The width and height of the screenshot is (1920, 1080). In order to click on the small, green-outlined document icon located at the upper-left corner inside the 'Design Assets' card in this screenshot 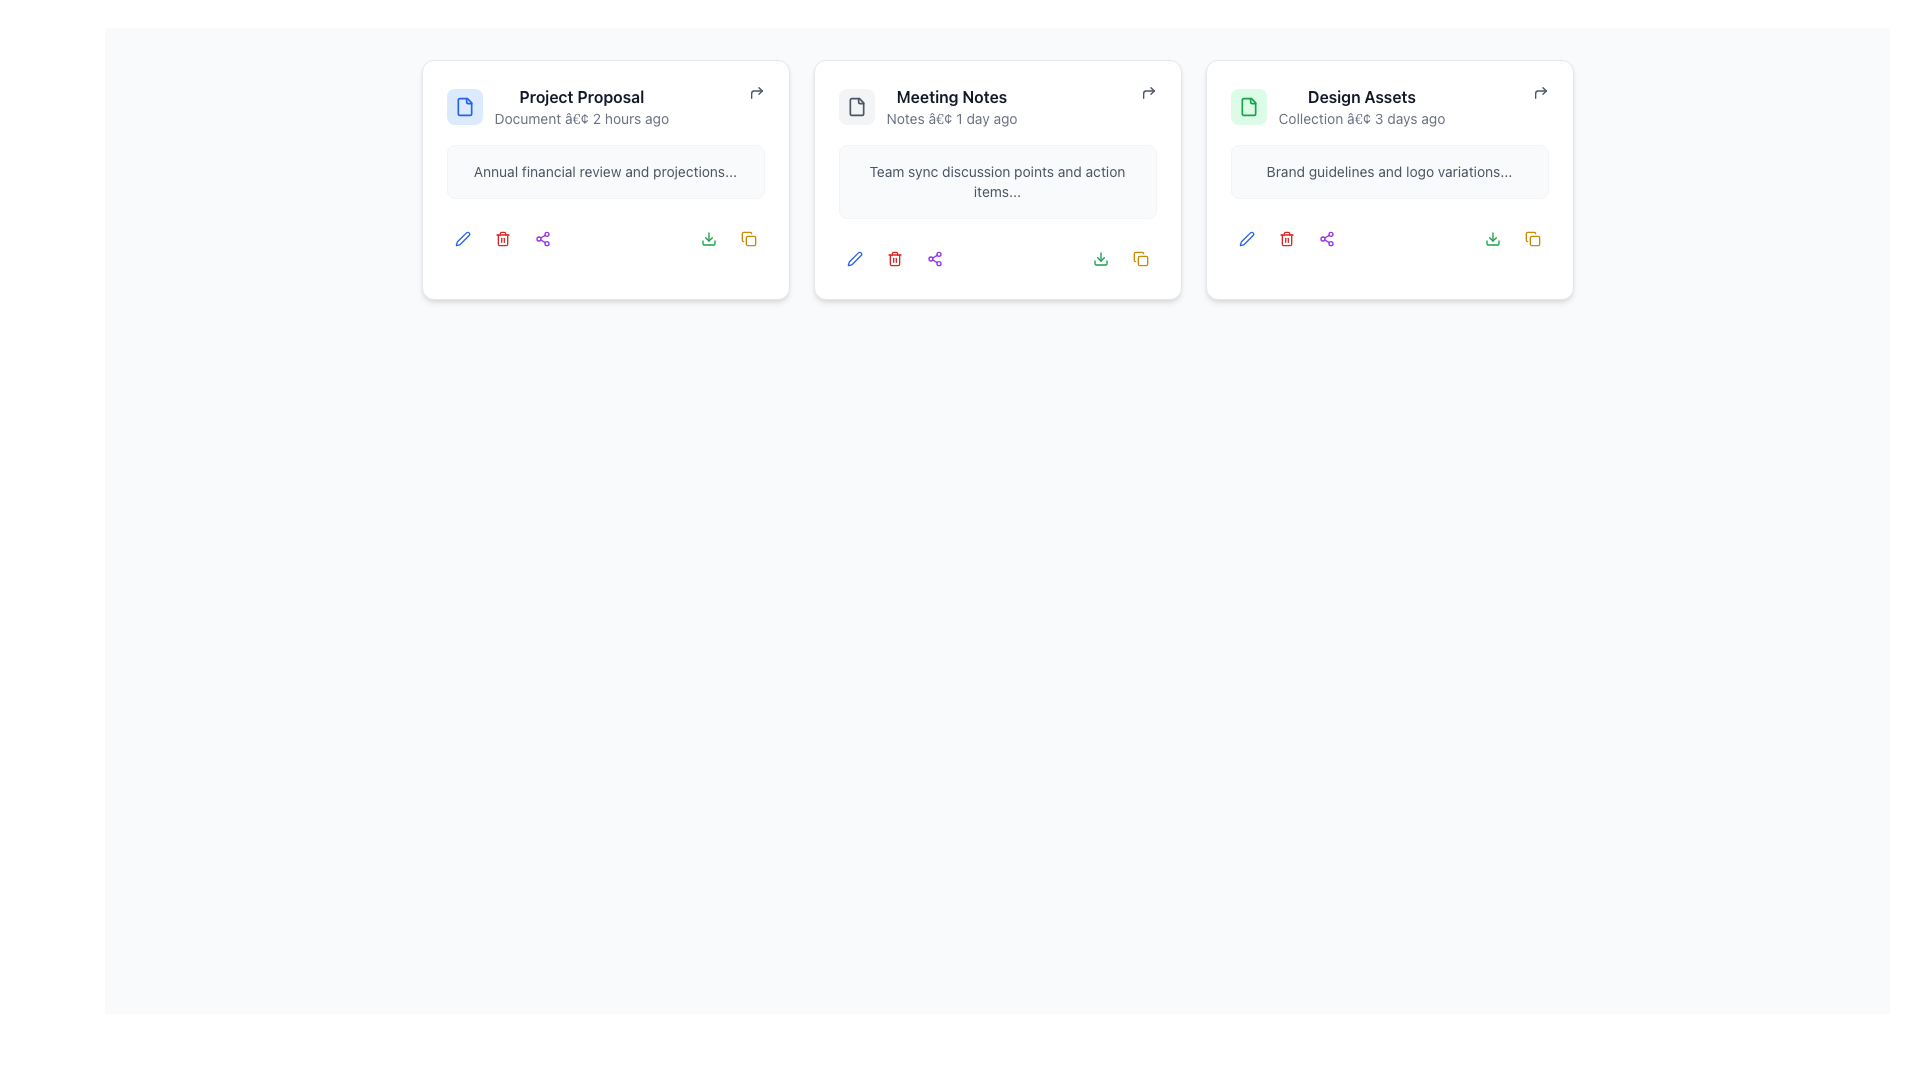, I will do `click(1247, 107)`.